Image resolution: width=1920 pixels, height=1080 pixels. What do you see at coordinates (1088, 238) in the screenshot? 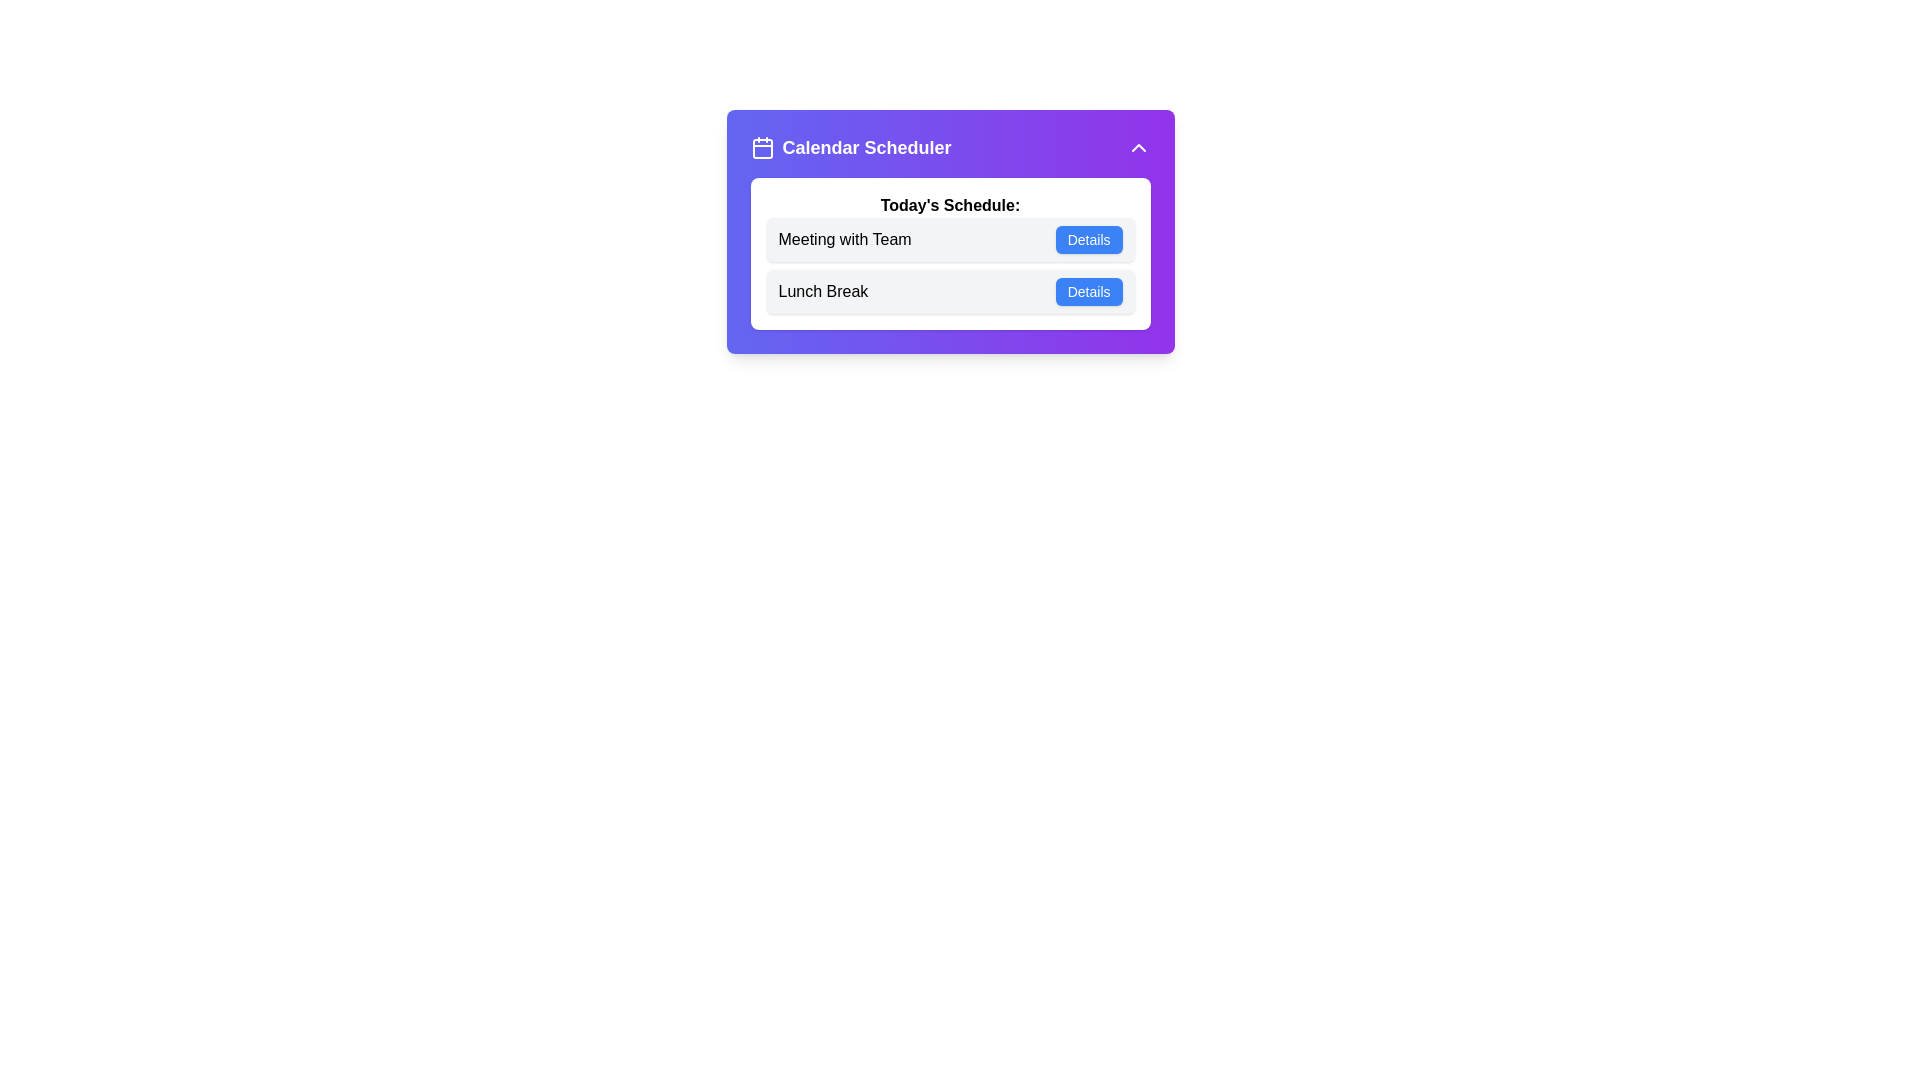
I see `the 'Details' button for the first schedule item` at bounding box center [1088, 238].